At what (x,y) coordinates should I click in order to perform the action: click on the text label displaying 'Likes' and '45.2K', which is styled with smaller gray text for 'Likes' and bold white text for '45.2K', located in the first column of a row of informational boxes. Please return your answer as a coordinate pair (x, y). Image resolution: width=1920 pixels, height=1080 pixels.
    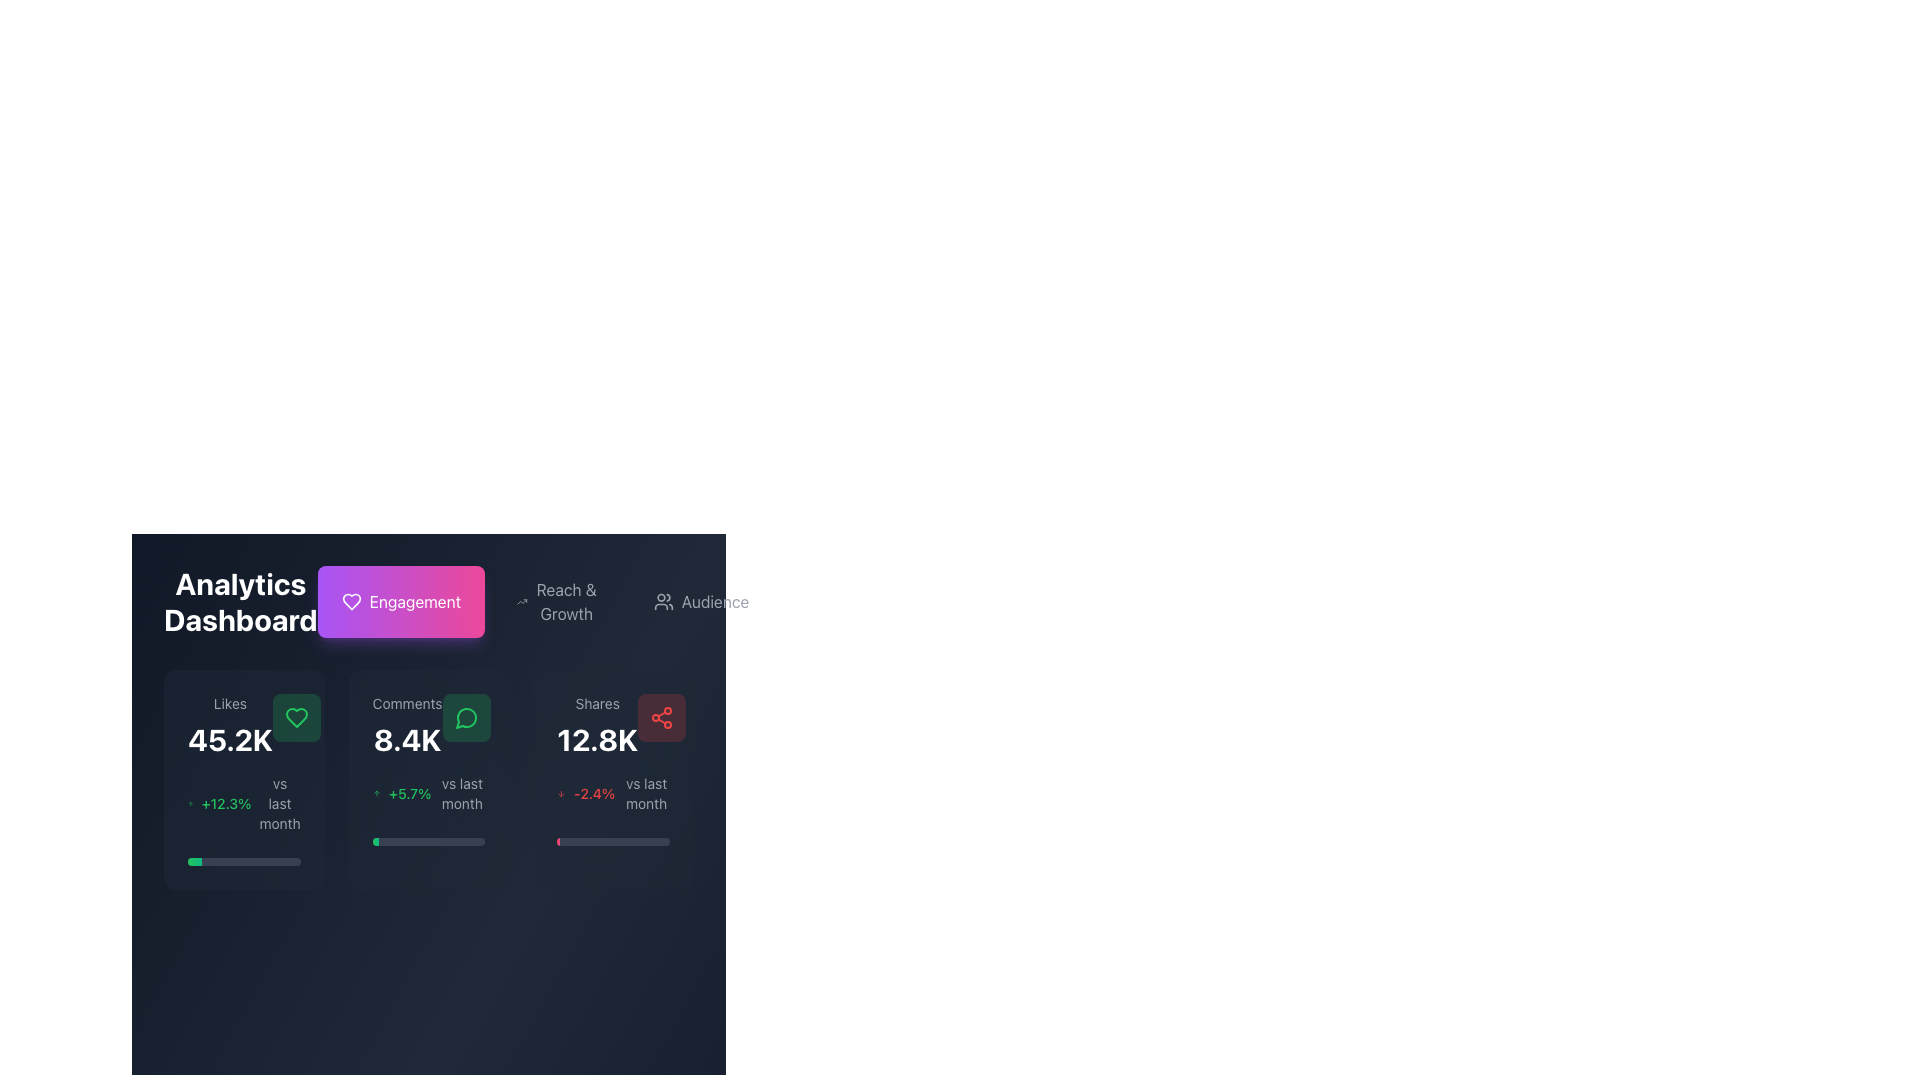
    Looking at the image, I should click on (230, 725).